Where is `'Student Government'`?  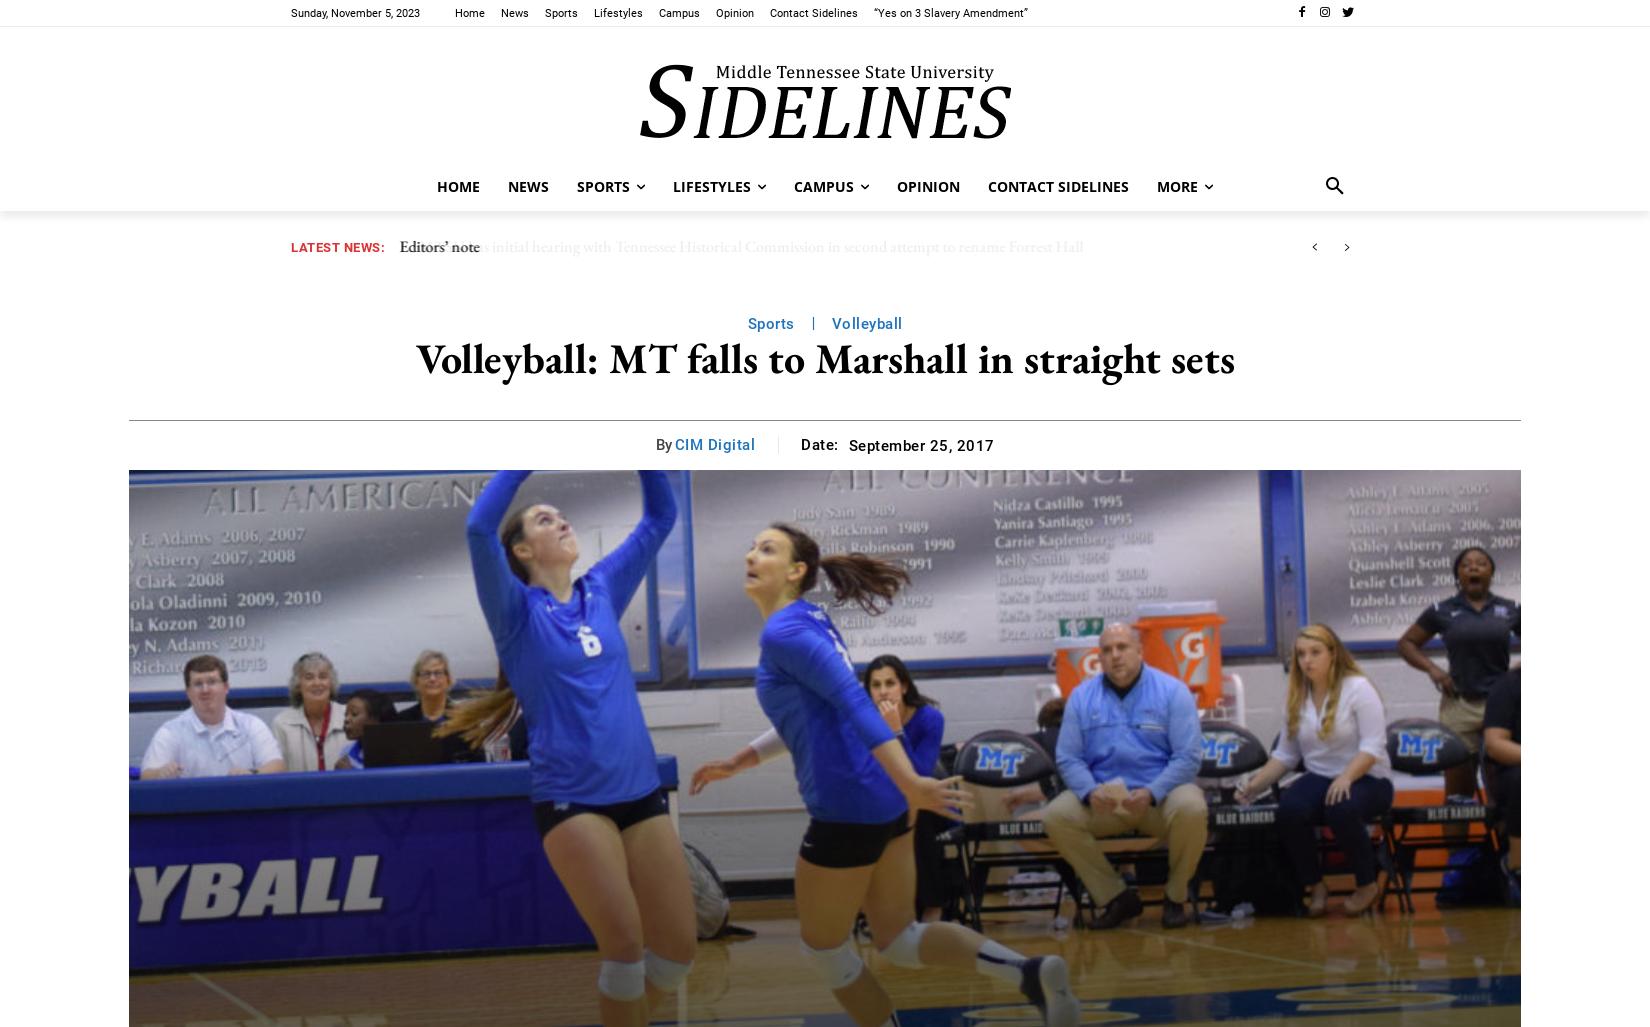 'Student Government' is located at coordinates (724, 39).